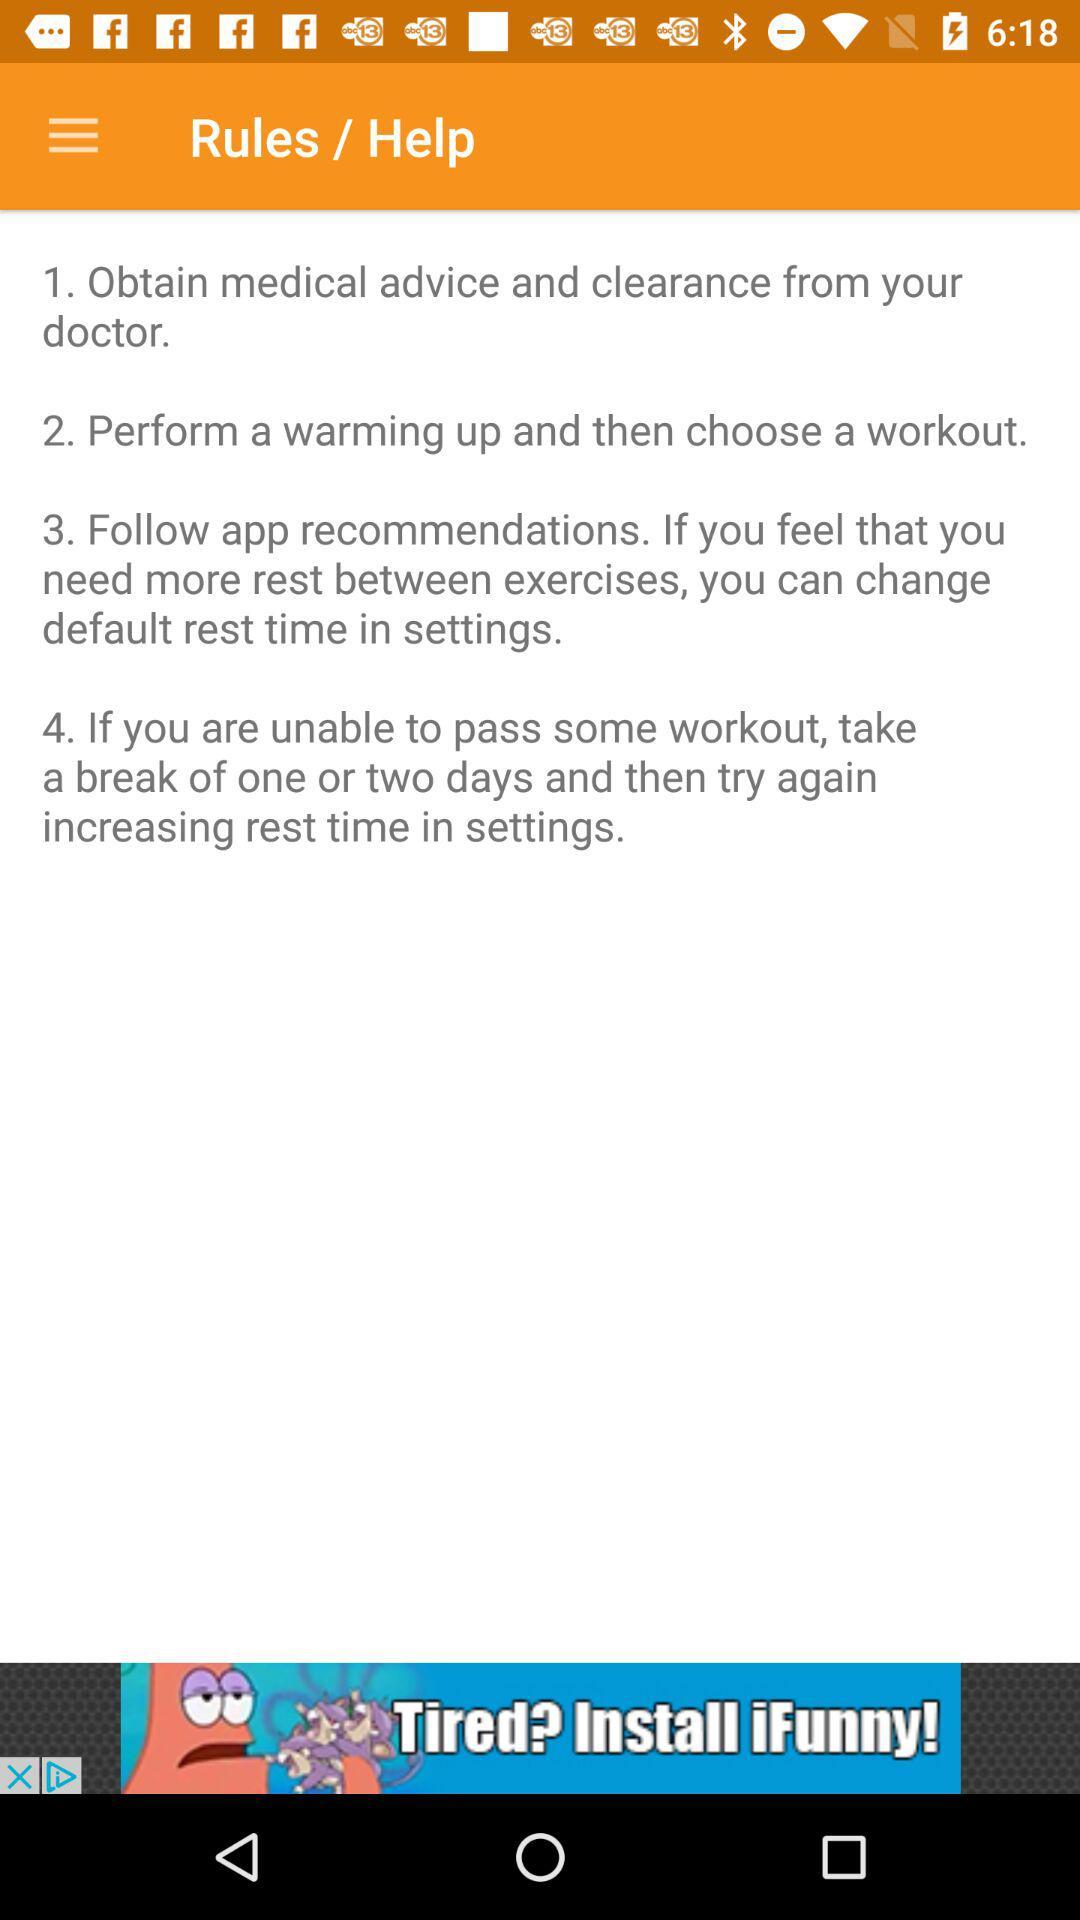 The height and width of the screenshot is (1920, 1080). What do you see at coordinates (540, 1727) in the screenshot?
I see `this advertisement` at bounding box center [540, 1727].